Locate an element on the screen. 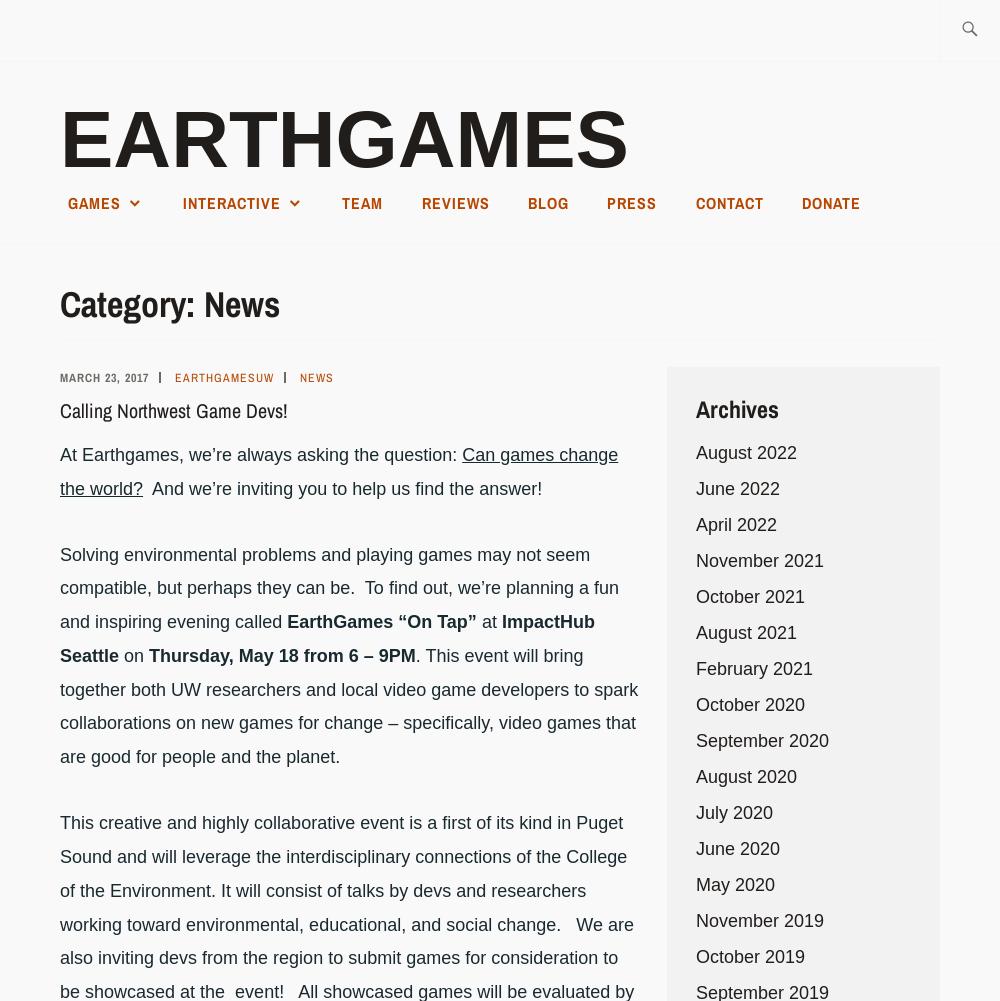  'At Earthgames, we’re always asking the question:' is located at coordinates (261, 453).